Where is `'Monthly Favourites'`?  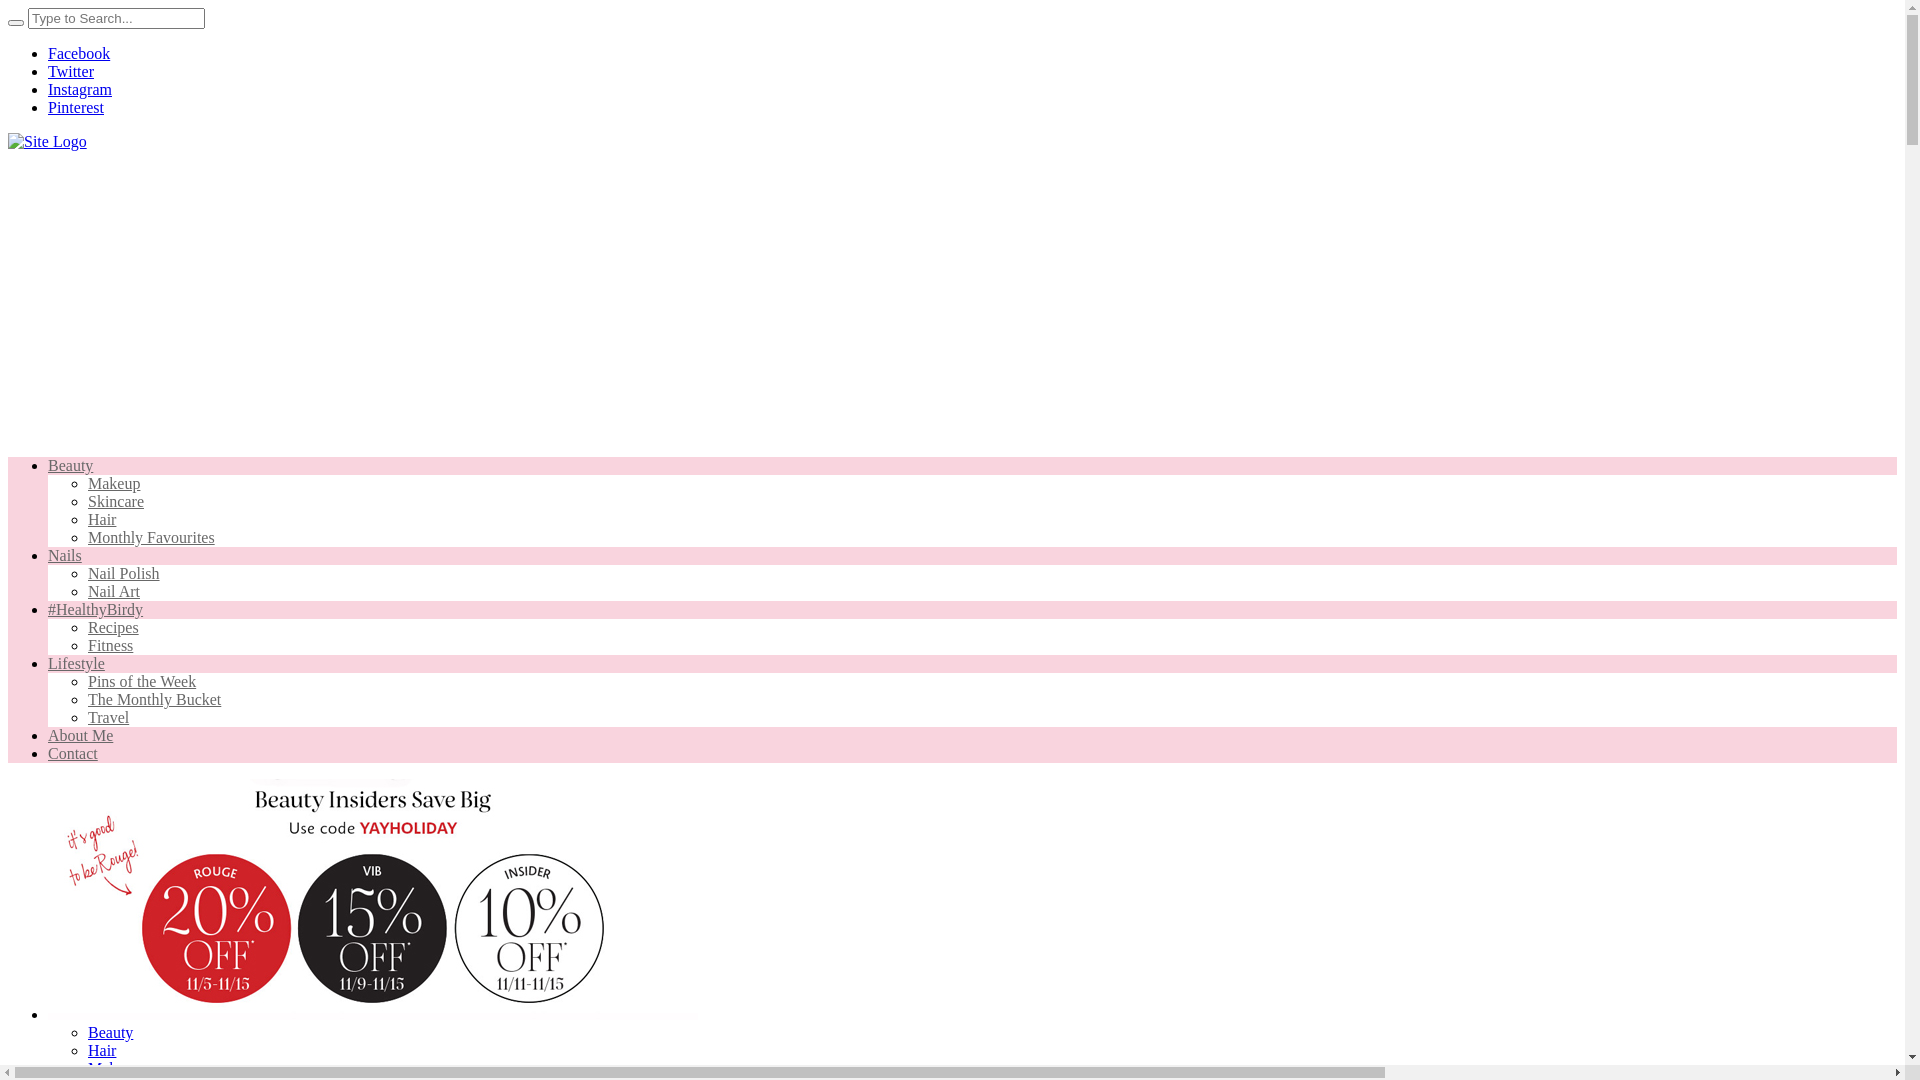
'Monthly Favourites' is located at coordinates (86, 536).